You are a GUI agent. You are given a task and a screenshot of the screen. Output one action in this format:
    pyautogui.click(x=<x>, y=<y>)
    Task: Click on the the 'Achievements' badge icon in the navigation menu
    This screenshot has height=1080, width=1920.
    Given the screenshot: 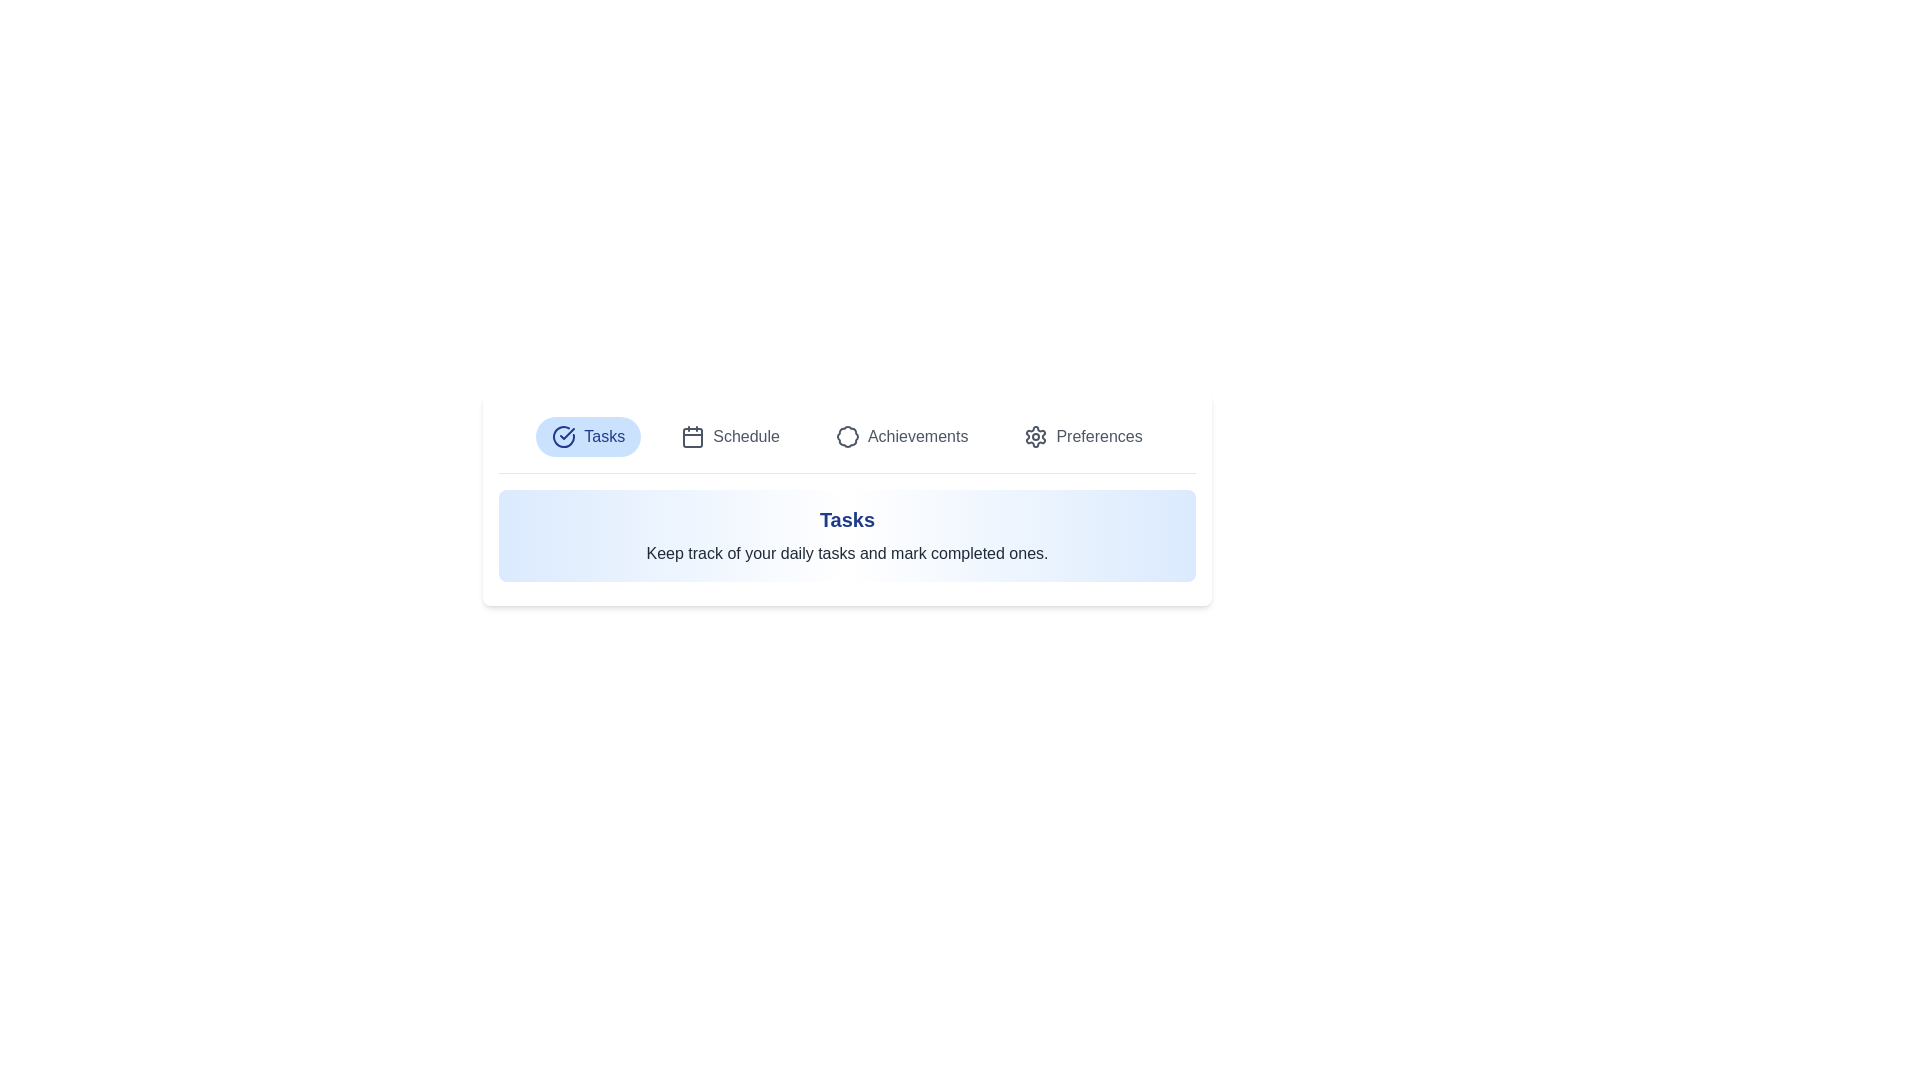 What is the action you would take?
    pyautogui.click(x=847, y=435)
    